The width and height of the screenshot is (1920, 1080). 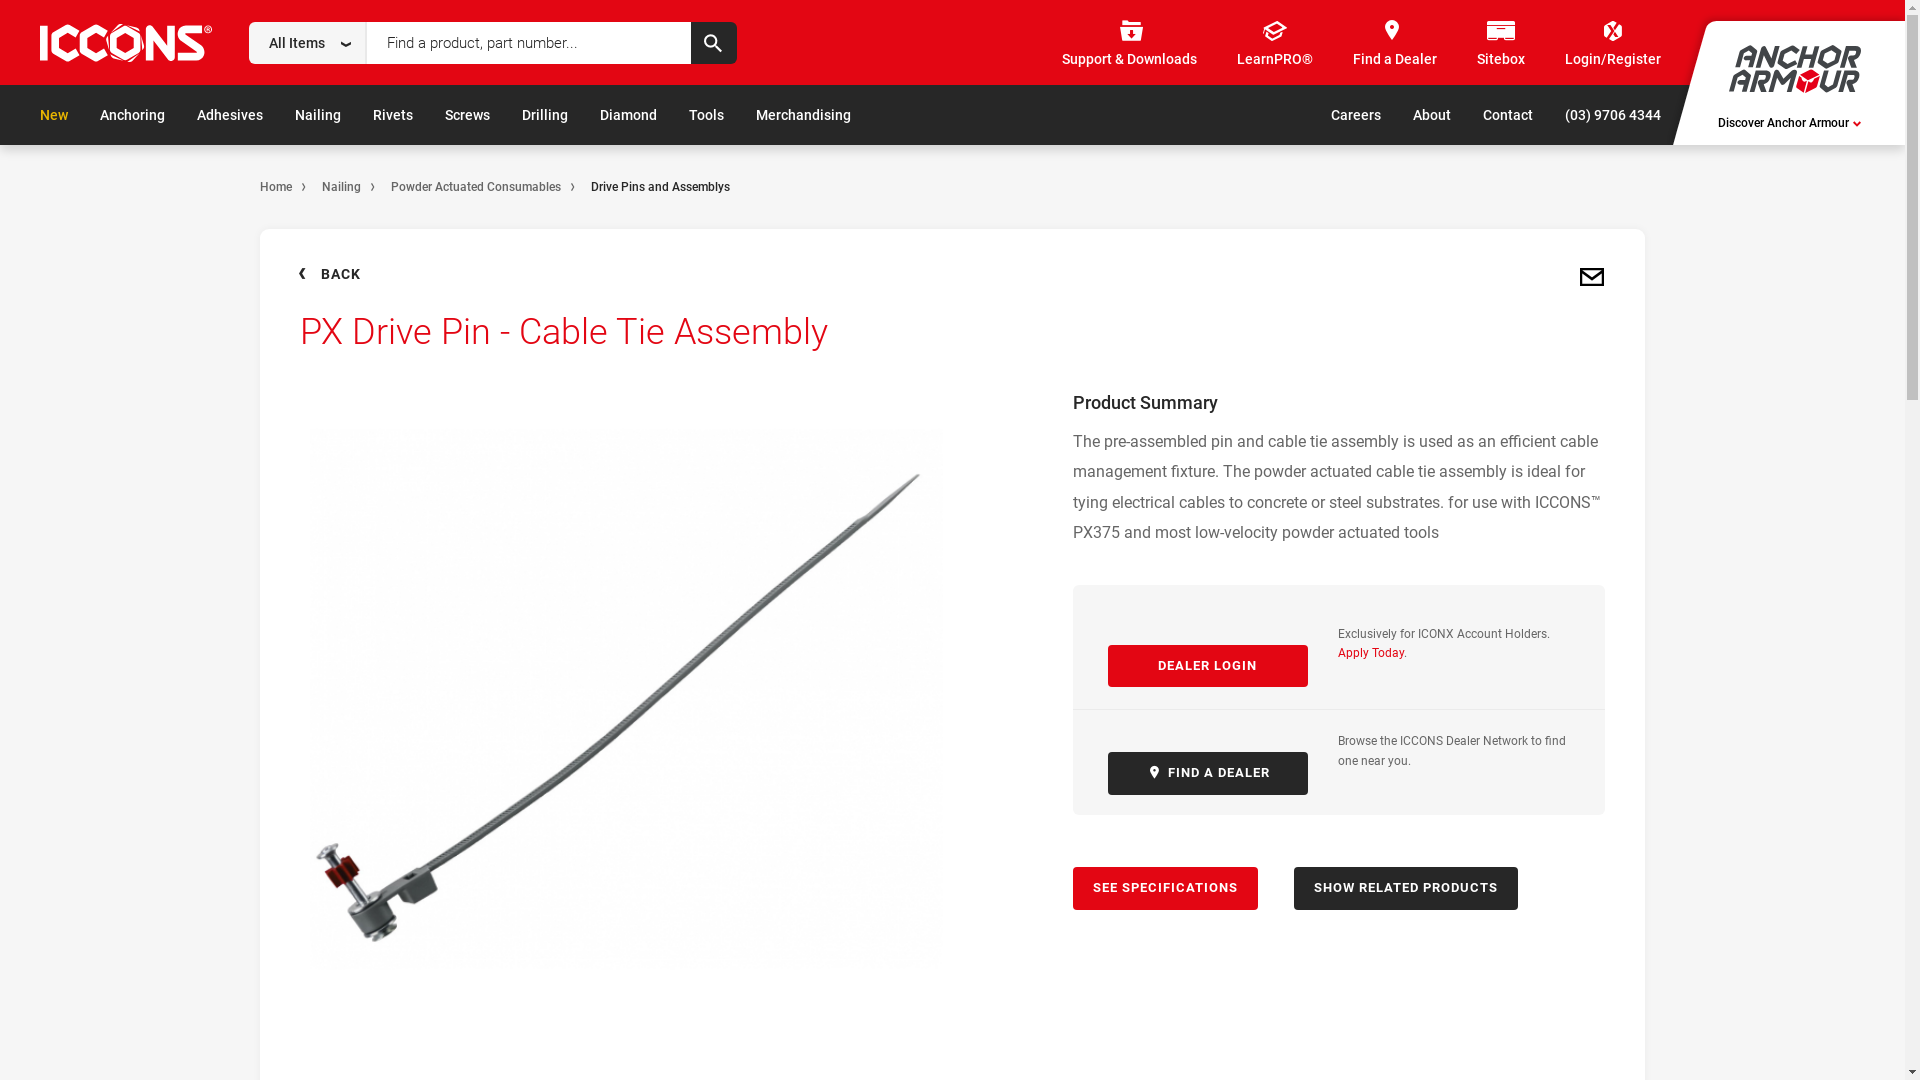 I want to click on 'BACK', so click(x=295, y=273).